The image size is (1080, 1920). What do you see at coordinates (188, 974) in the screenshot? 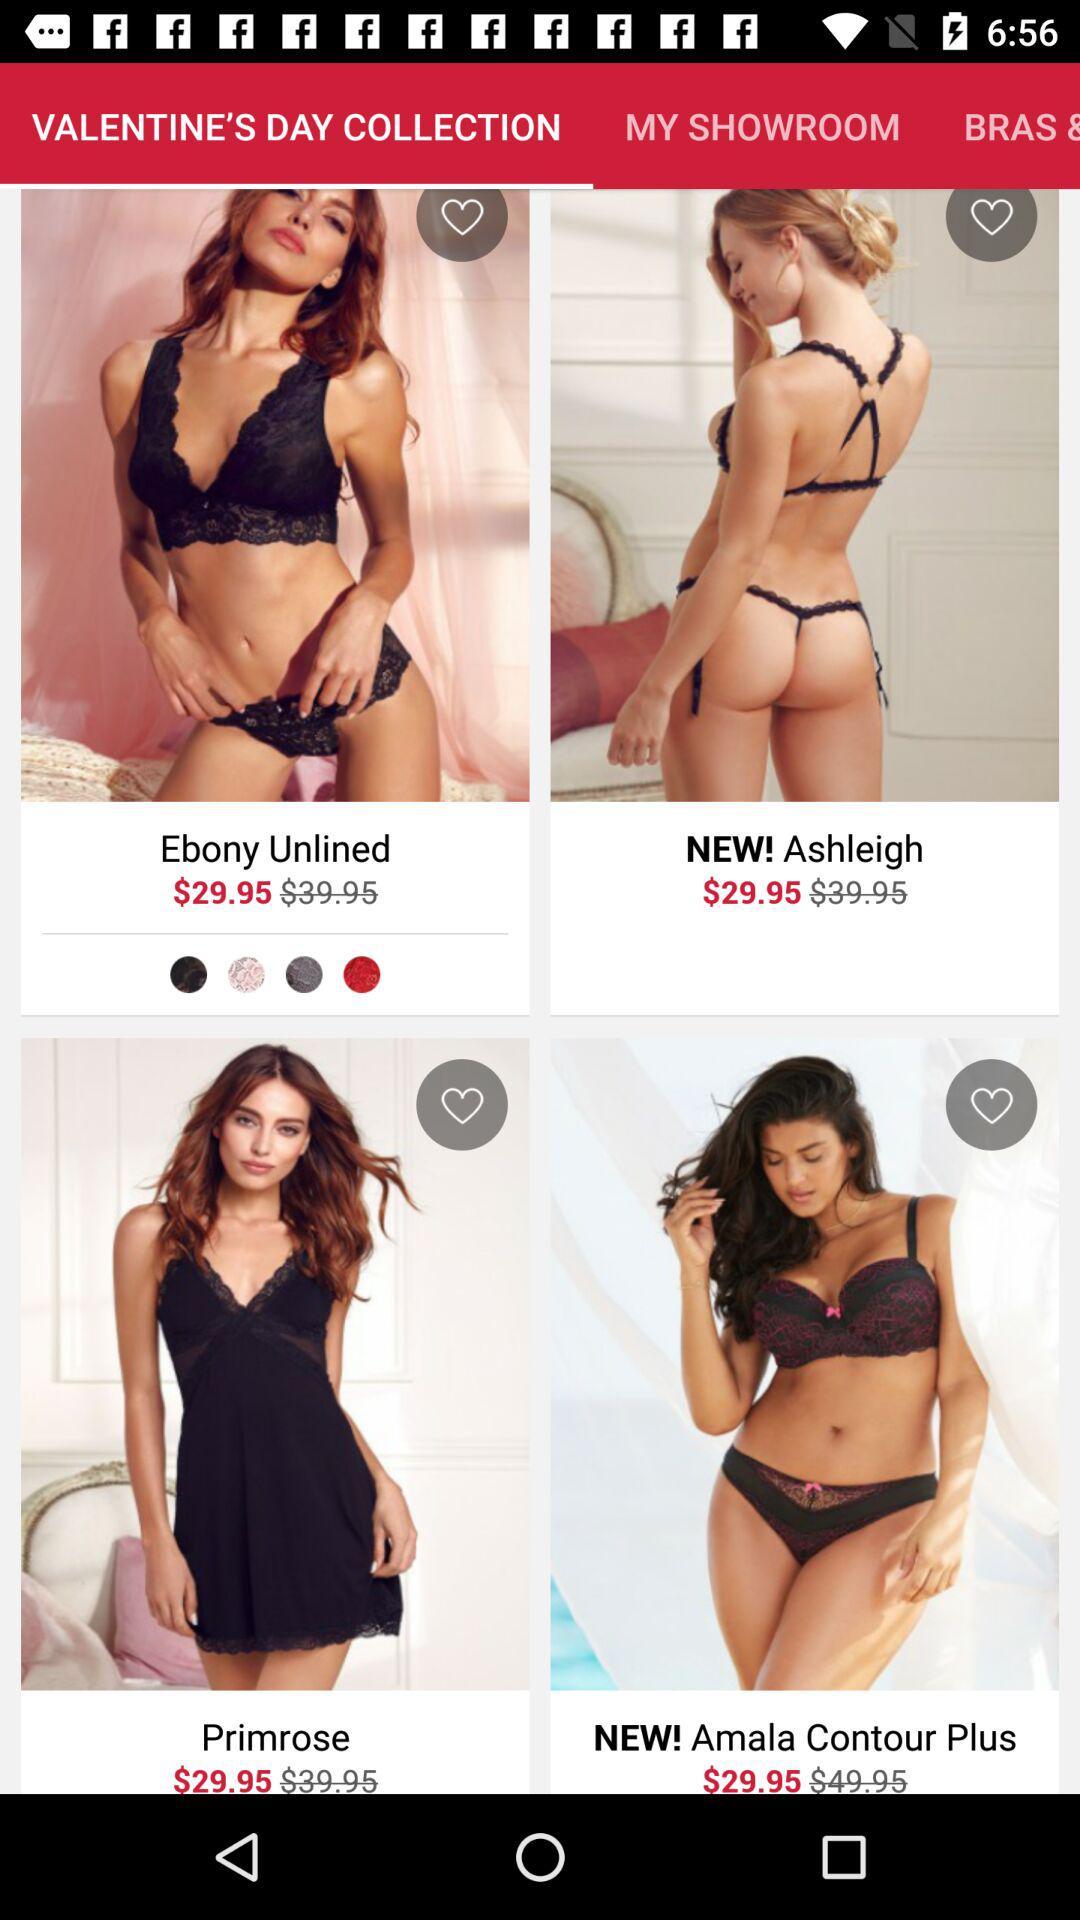
I see `first color option` at bounding box center [188, 974].